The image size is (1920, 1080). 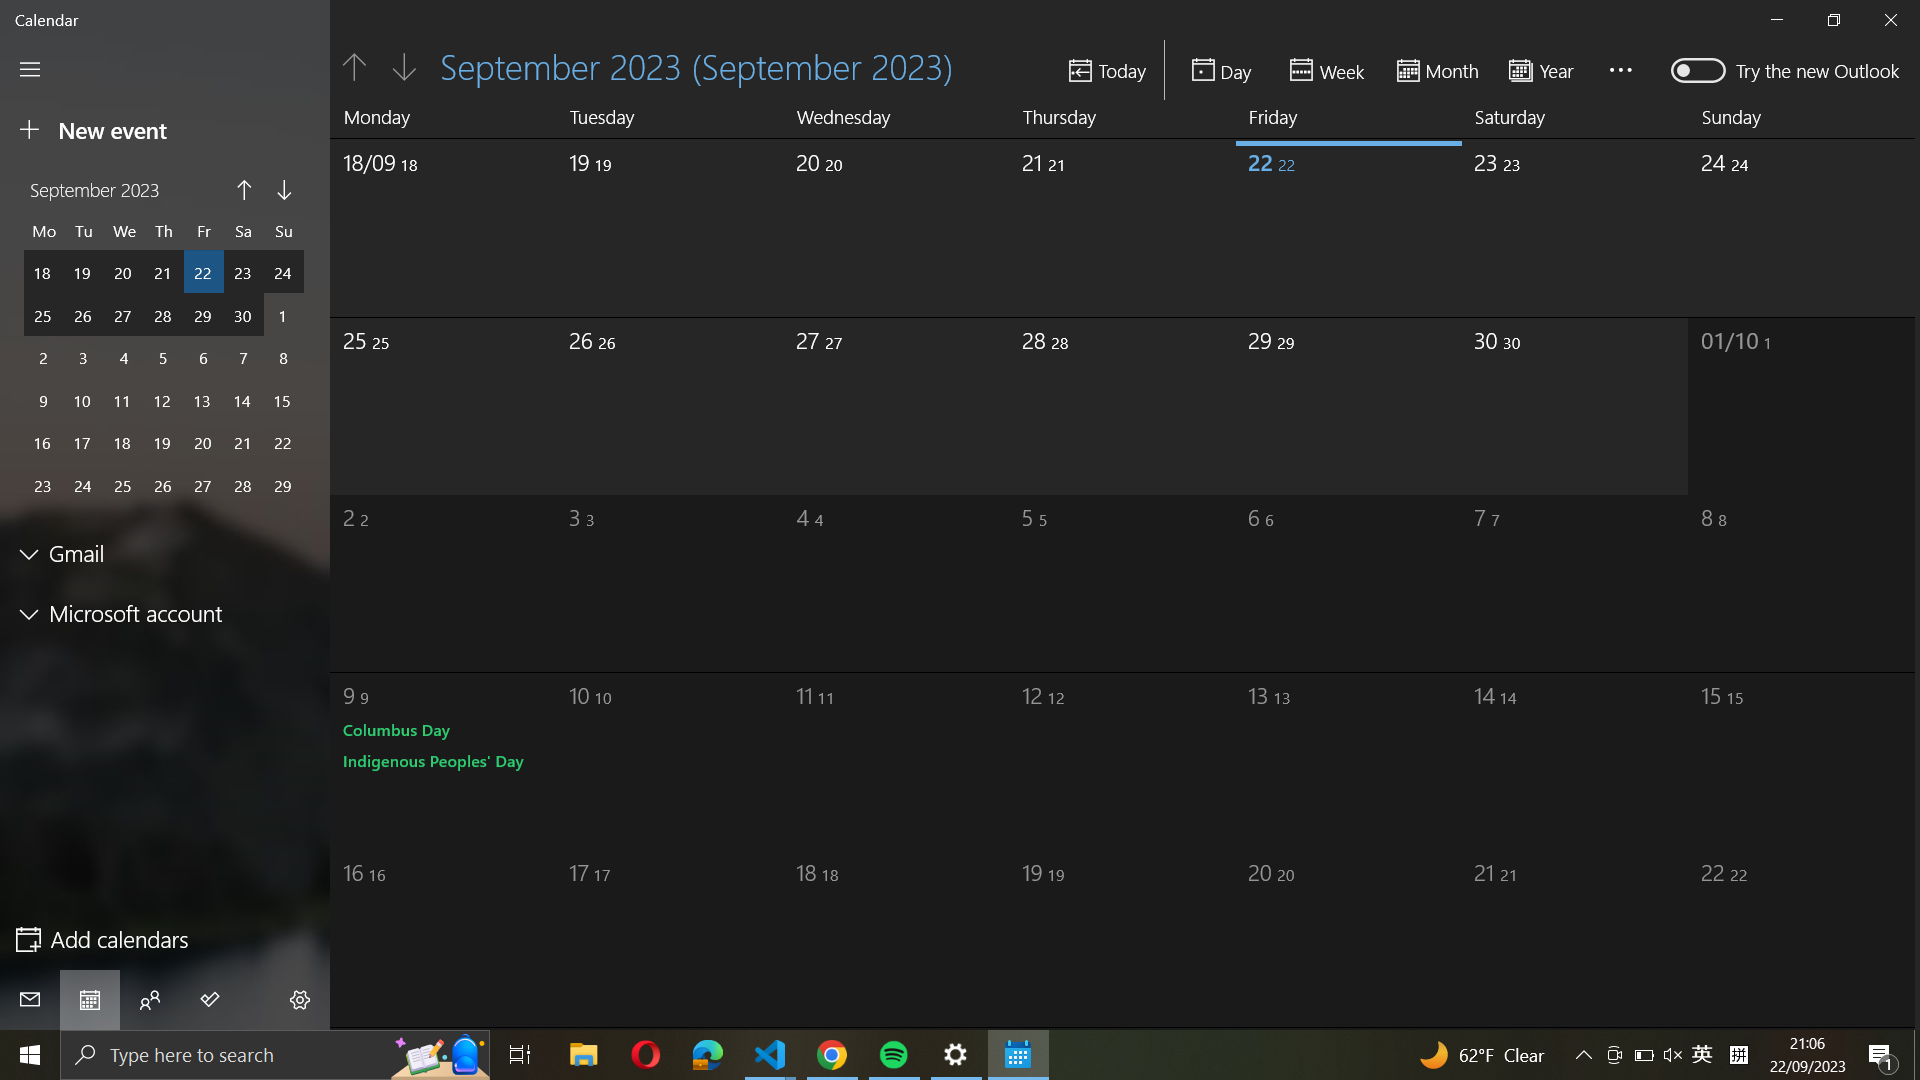 What do you see at coordinates (1437, 68) in the screenshot?
I see `Switch the calendar display to show all days in a month` at bounding box center [1437, 68].